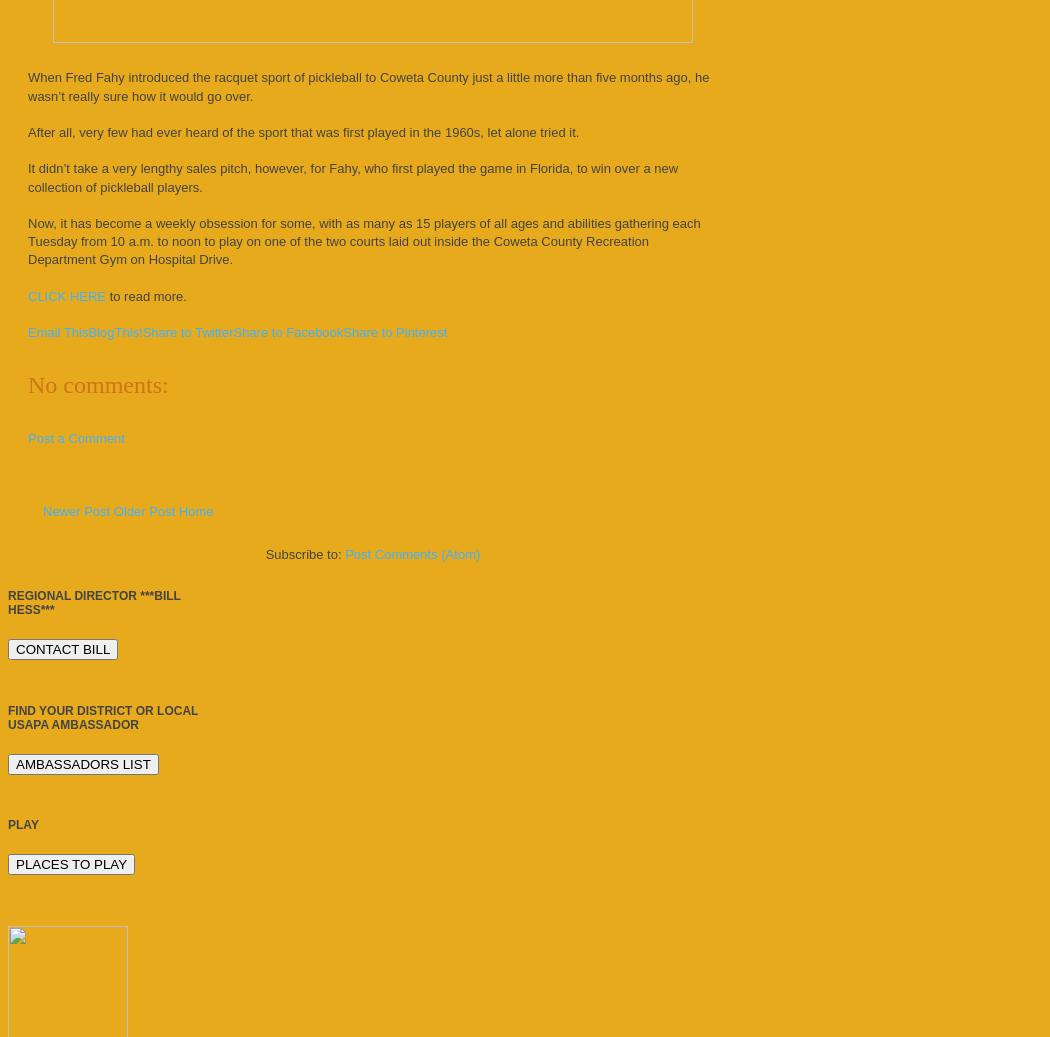 The width and height of the screenshot is (1050, 1037). Describe the element at coordinates (142, 510) in the screenshot. I see `'Older Post'` at that location.